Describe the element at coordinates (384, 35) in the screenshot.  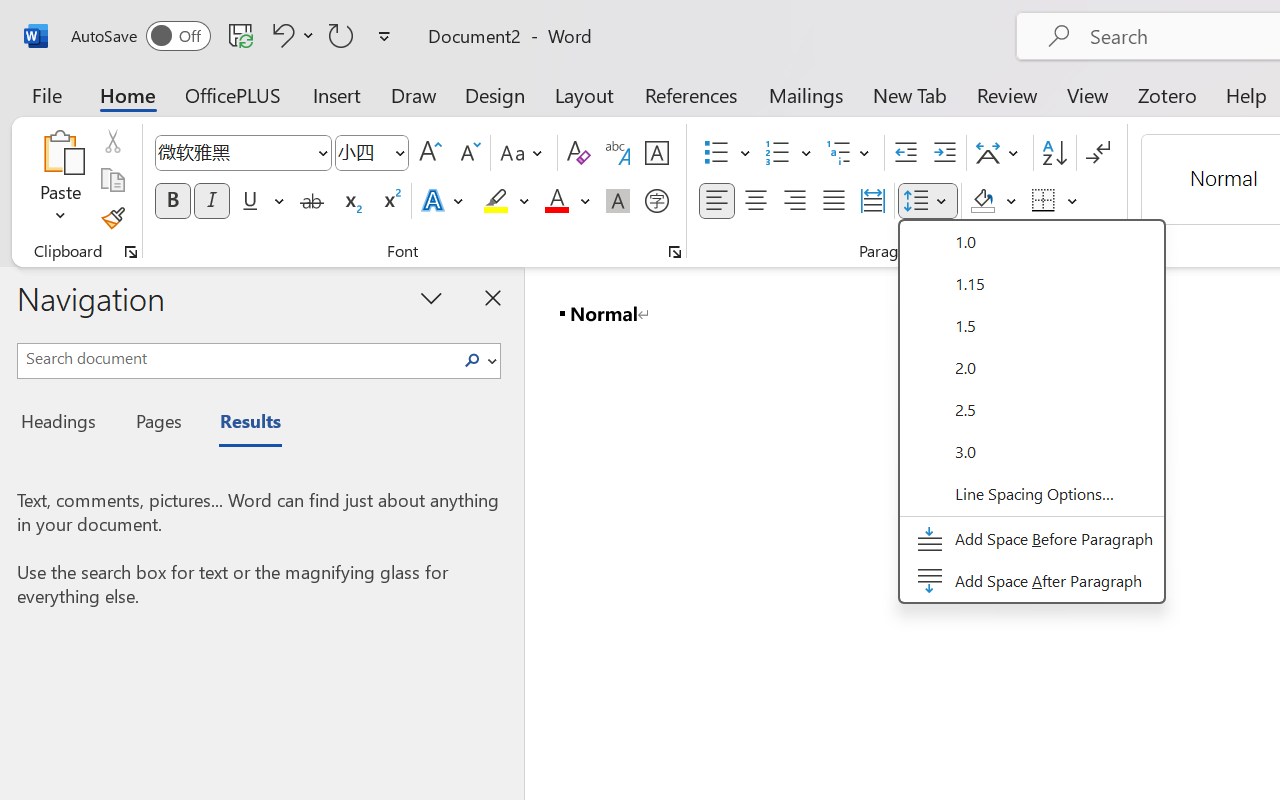
I see `'Customize Quick Access Toolbar'` at that location.